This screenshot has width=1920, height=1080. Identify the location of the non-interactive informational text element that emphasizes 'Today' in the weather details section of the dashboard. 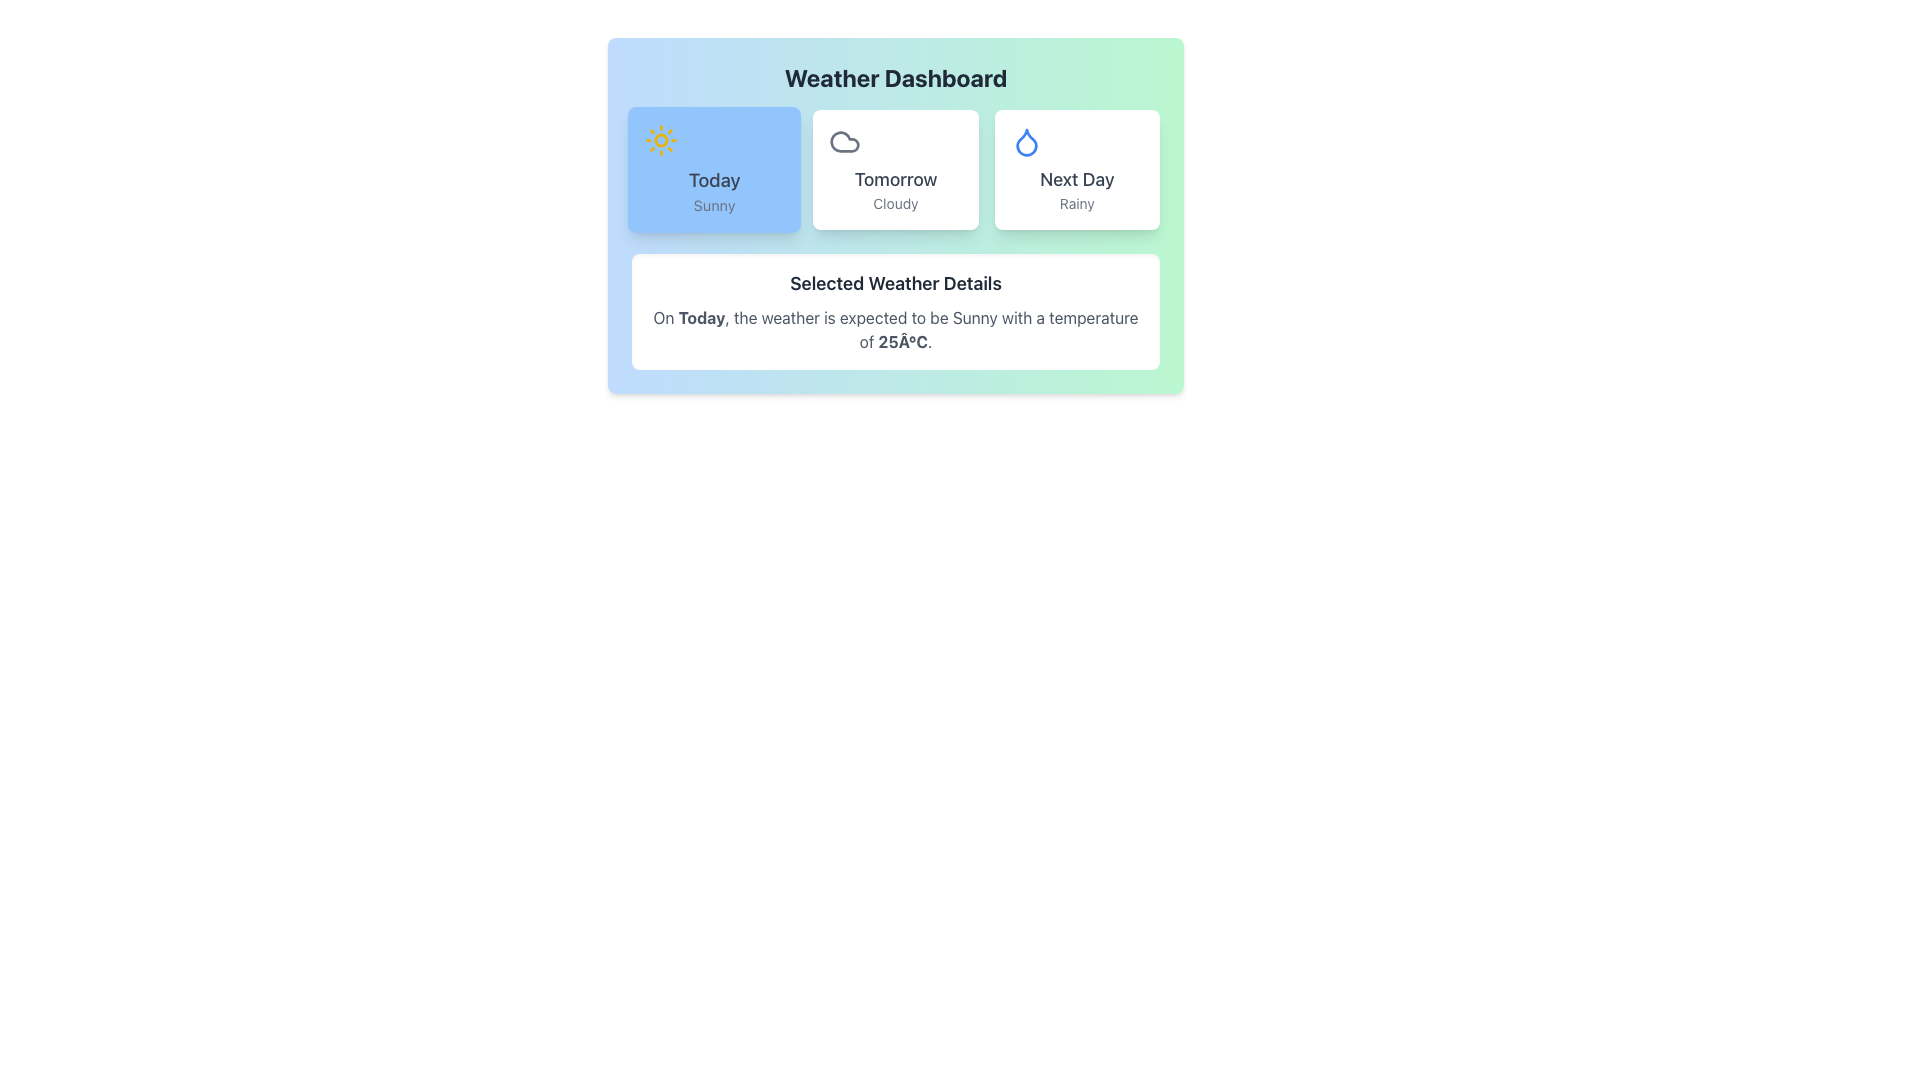
(701, 316).